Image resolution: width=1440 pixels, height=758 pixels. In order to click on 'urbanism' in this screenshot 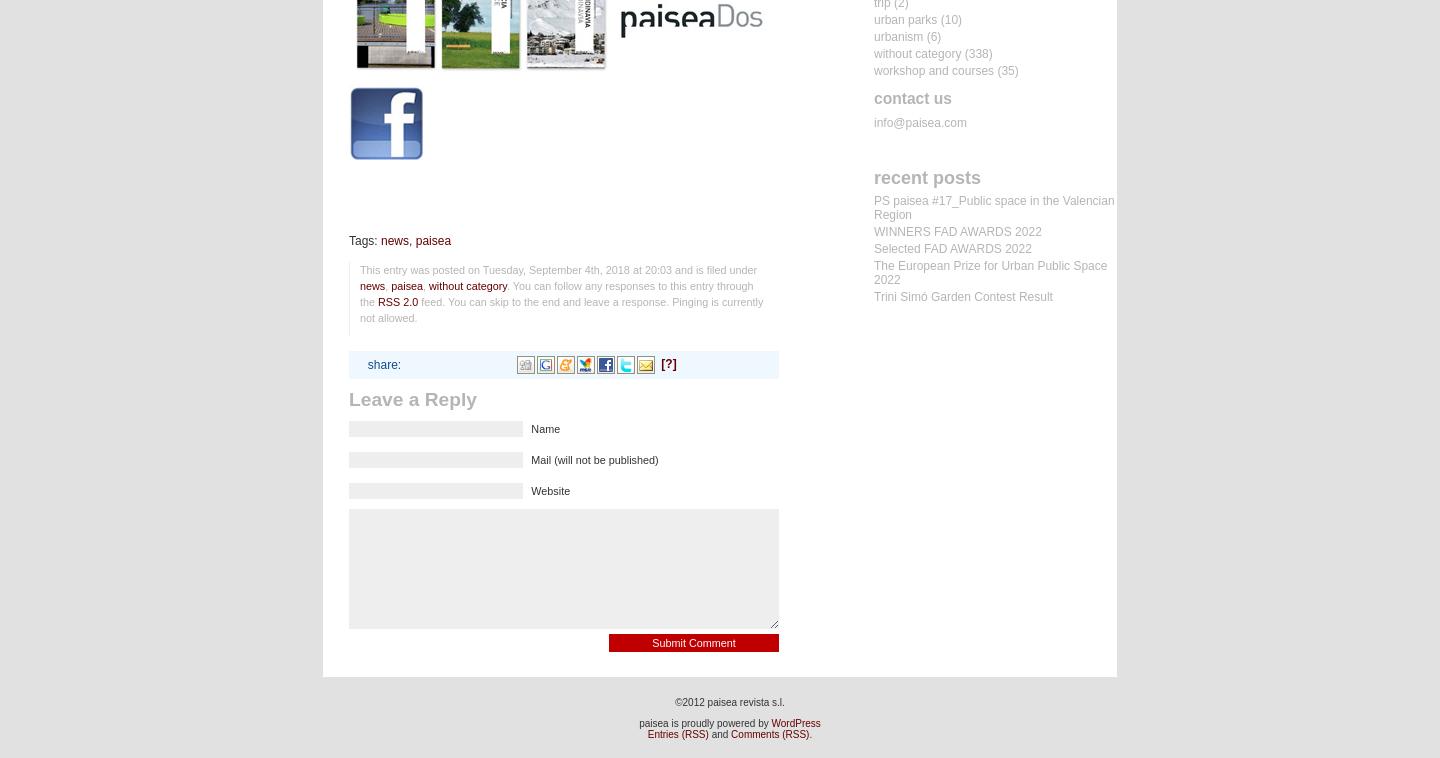, I will do `click(897, 35)`.